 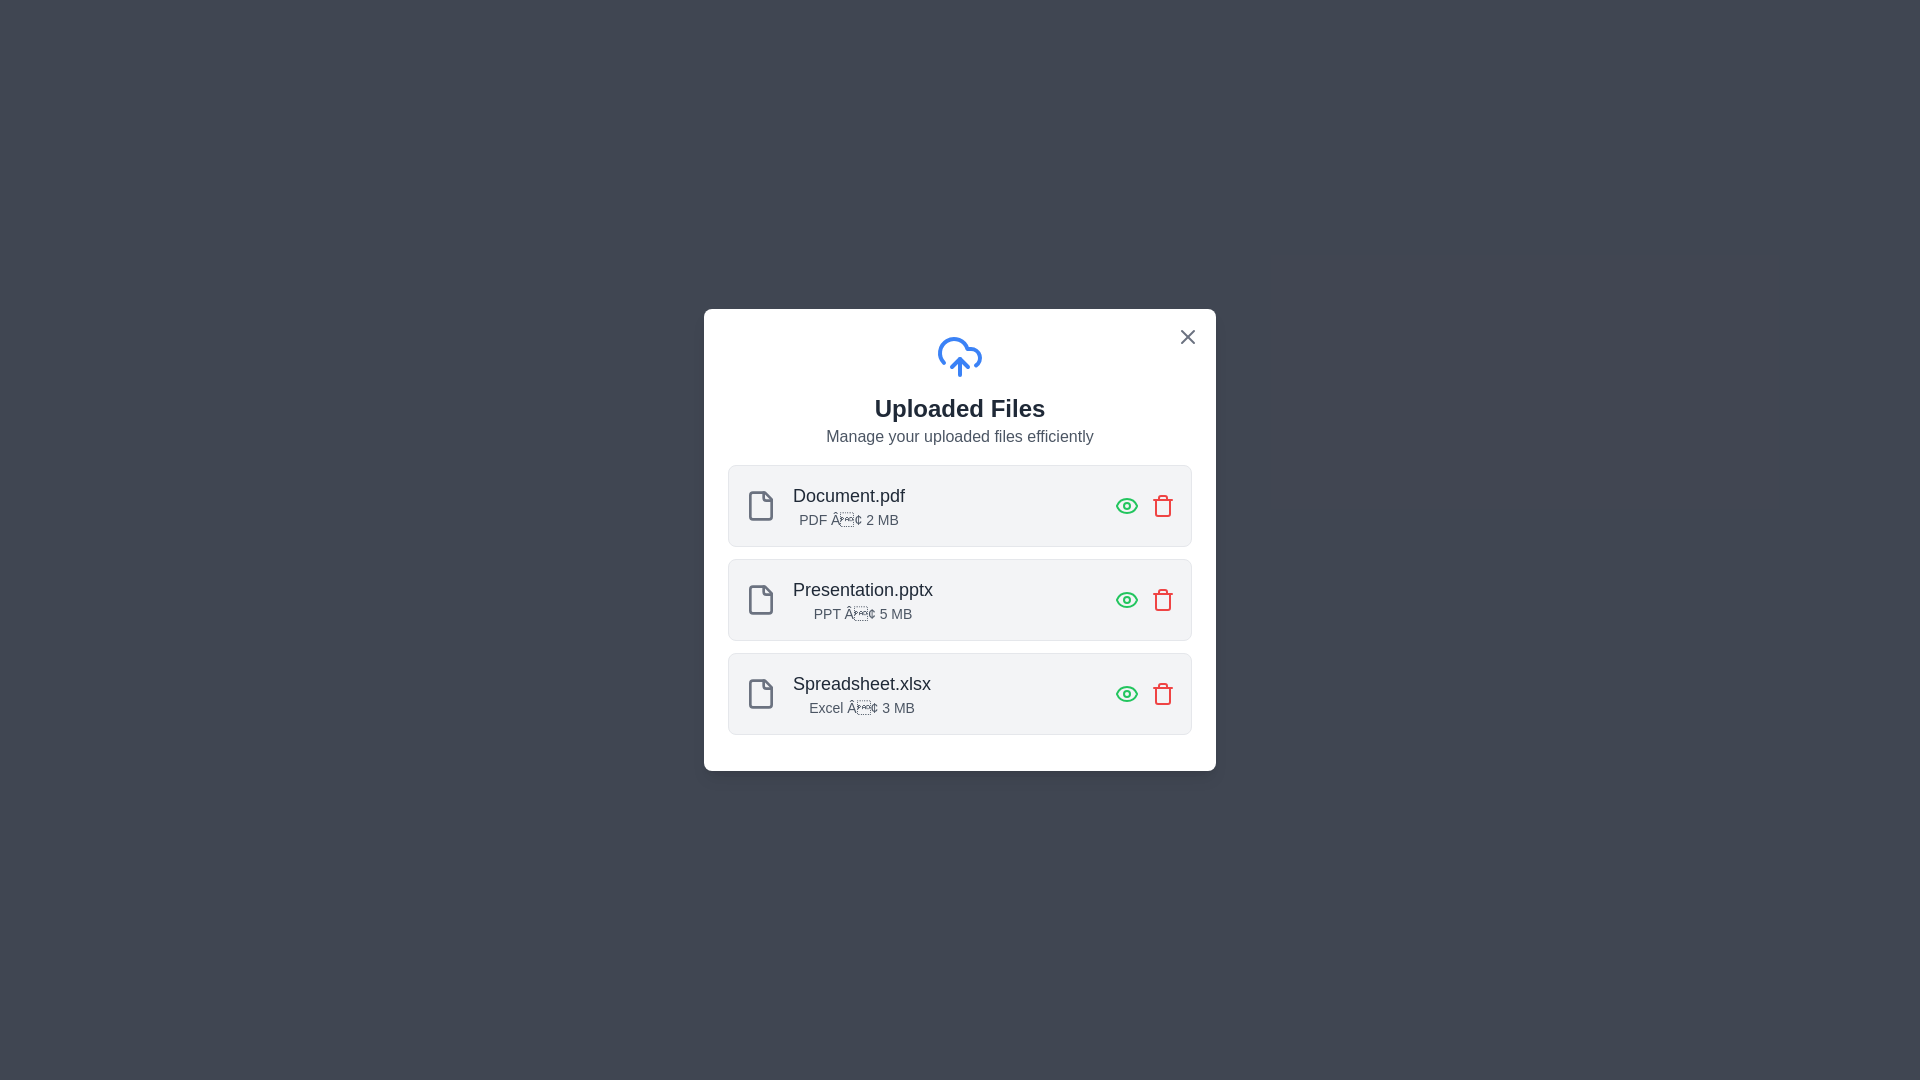 I want to click on the cloud upload icon located centered above the header text 'Uploaded Files' in the upper middle portion of the modal-like box, so click(x=960, y=356).